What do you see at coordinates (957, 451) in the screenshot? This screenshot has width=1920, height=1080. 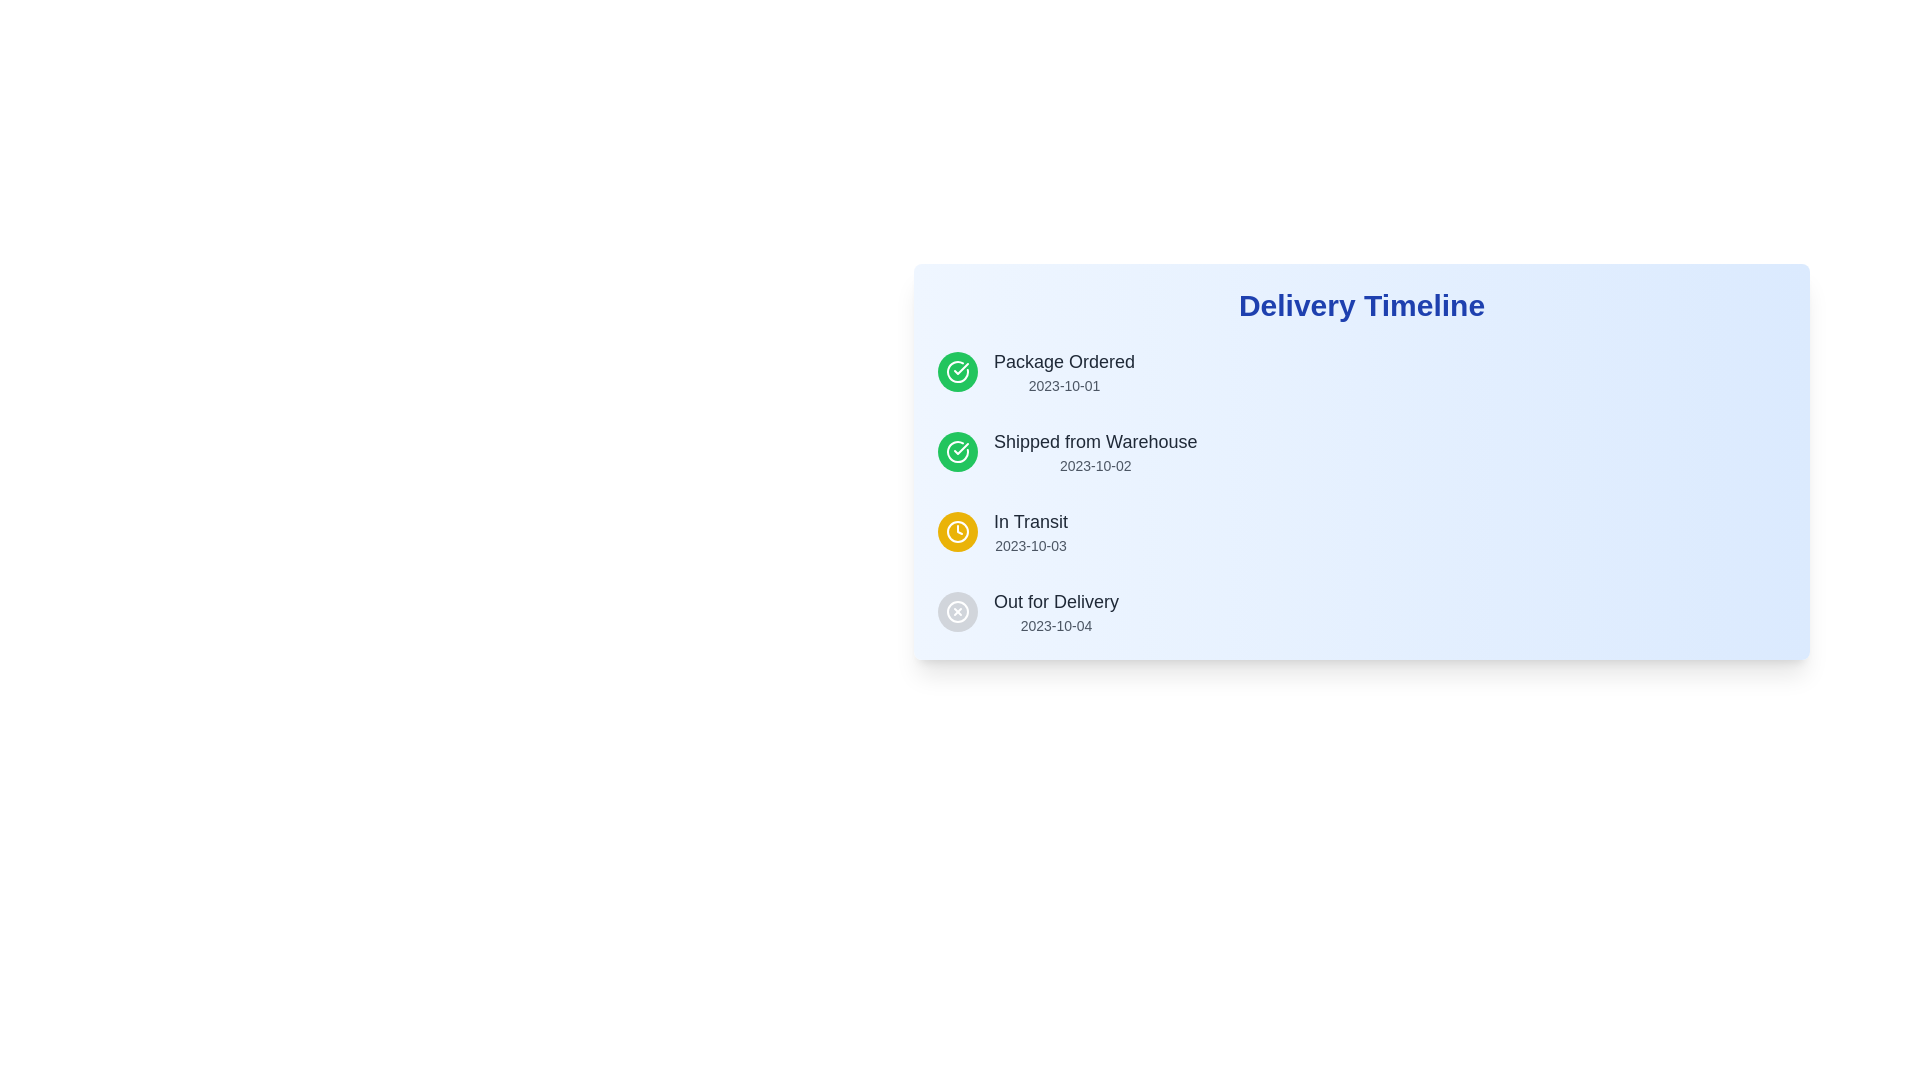 I see `the circular icon indicating 'Package Ordered' in the Delivery Timeline card` at bounding box center [957, 451].